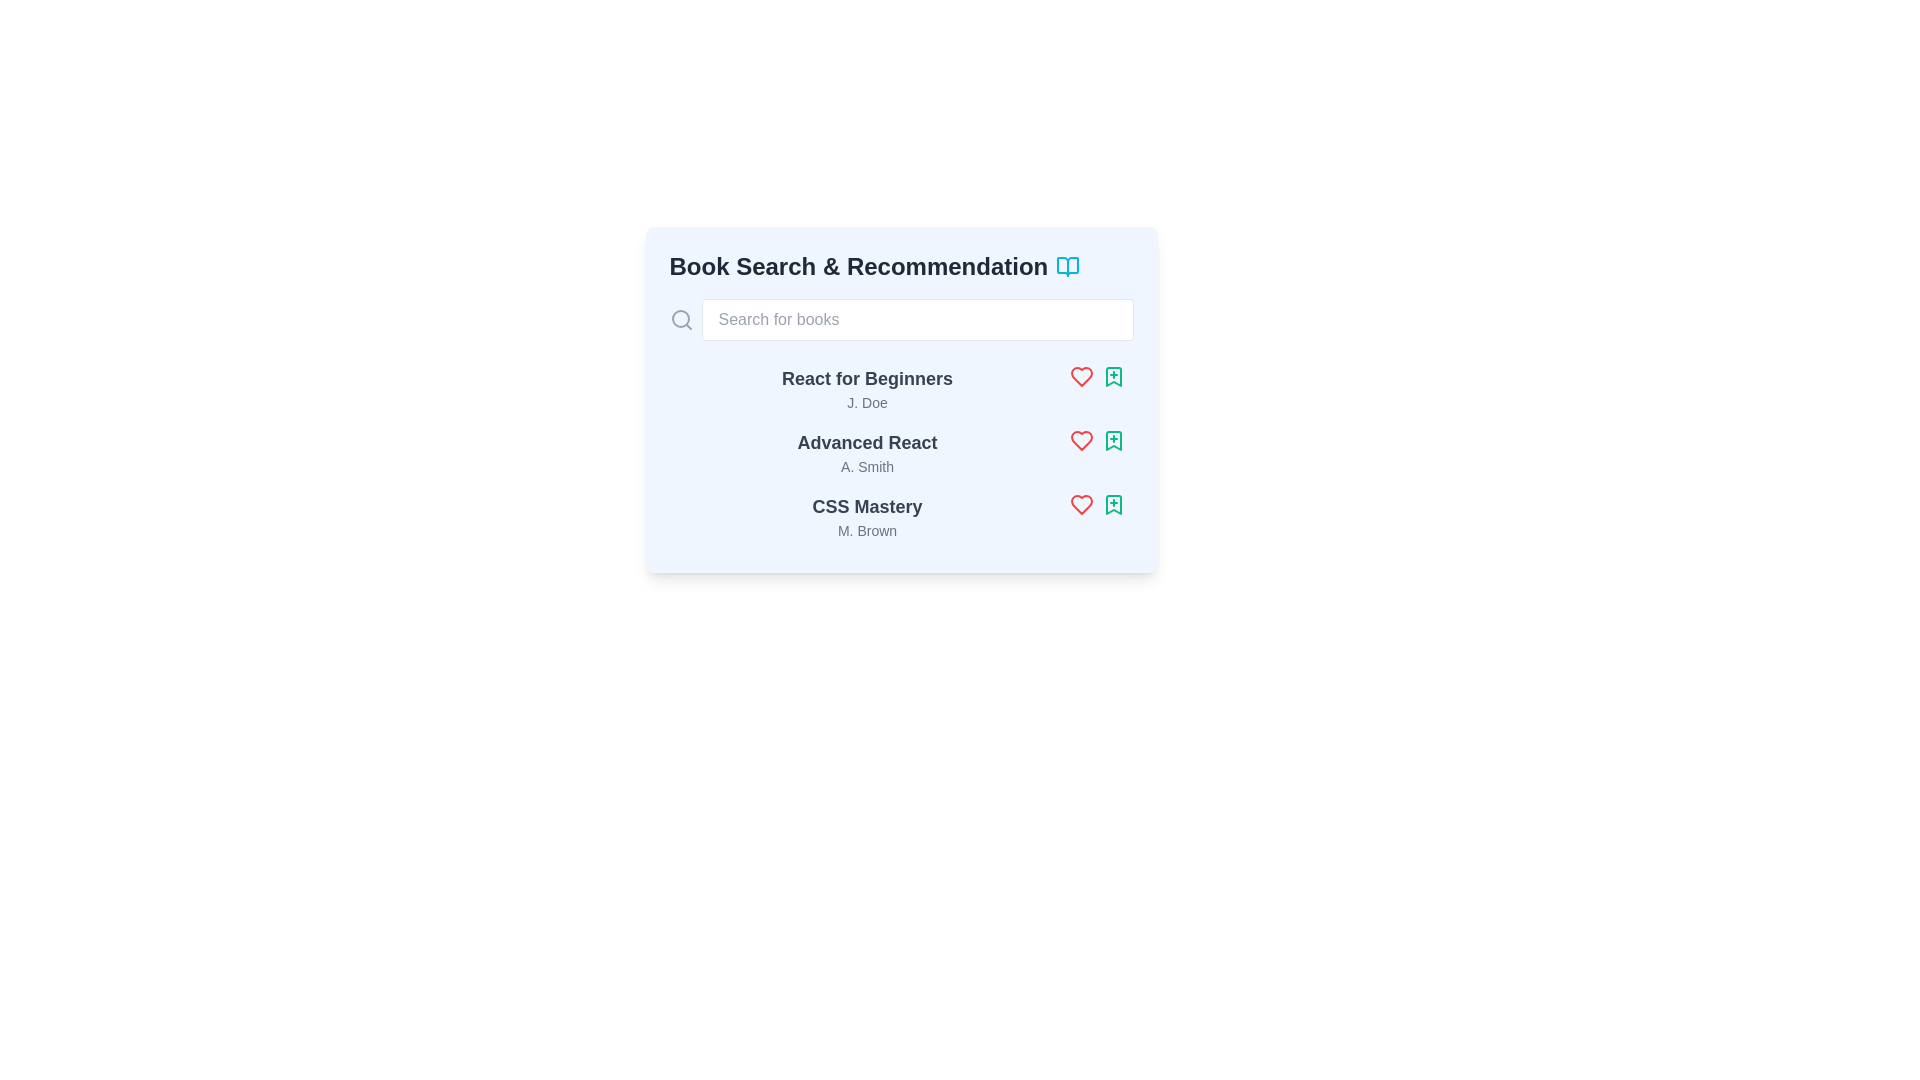 This screenshot has width=1920, height=1080. What do you see at coordinates (1112, 439) in the screenshot?
I see `the bookmark icon with a cross symbol` at bounding box center [1112, 439].